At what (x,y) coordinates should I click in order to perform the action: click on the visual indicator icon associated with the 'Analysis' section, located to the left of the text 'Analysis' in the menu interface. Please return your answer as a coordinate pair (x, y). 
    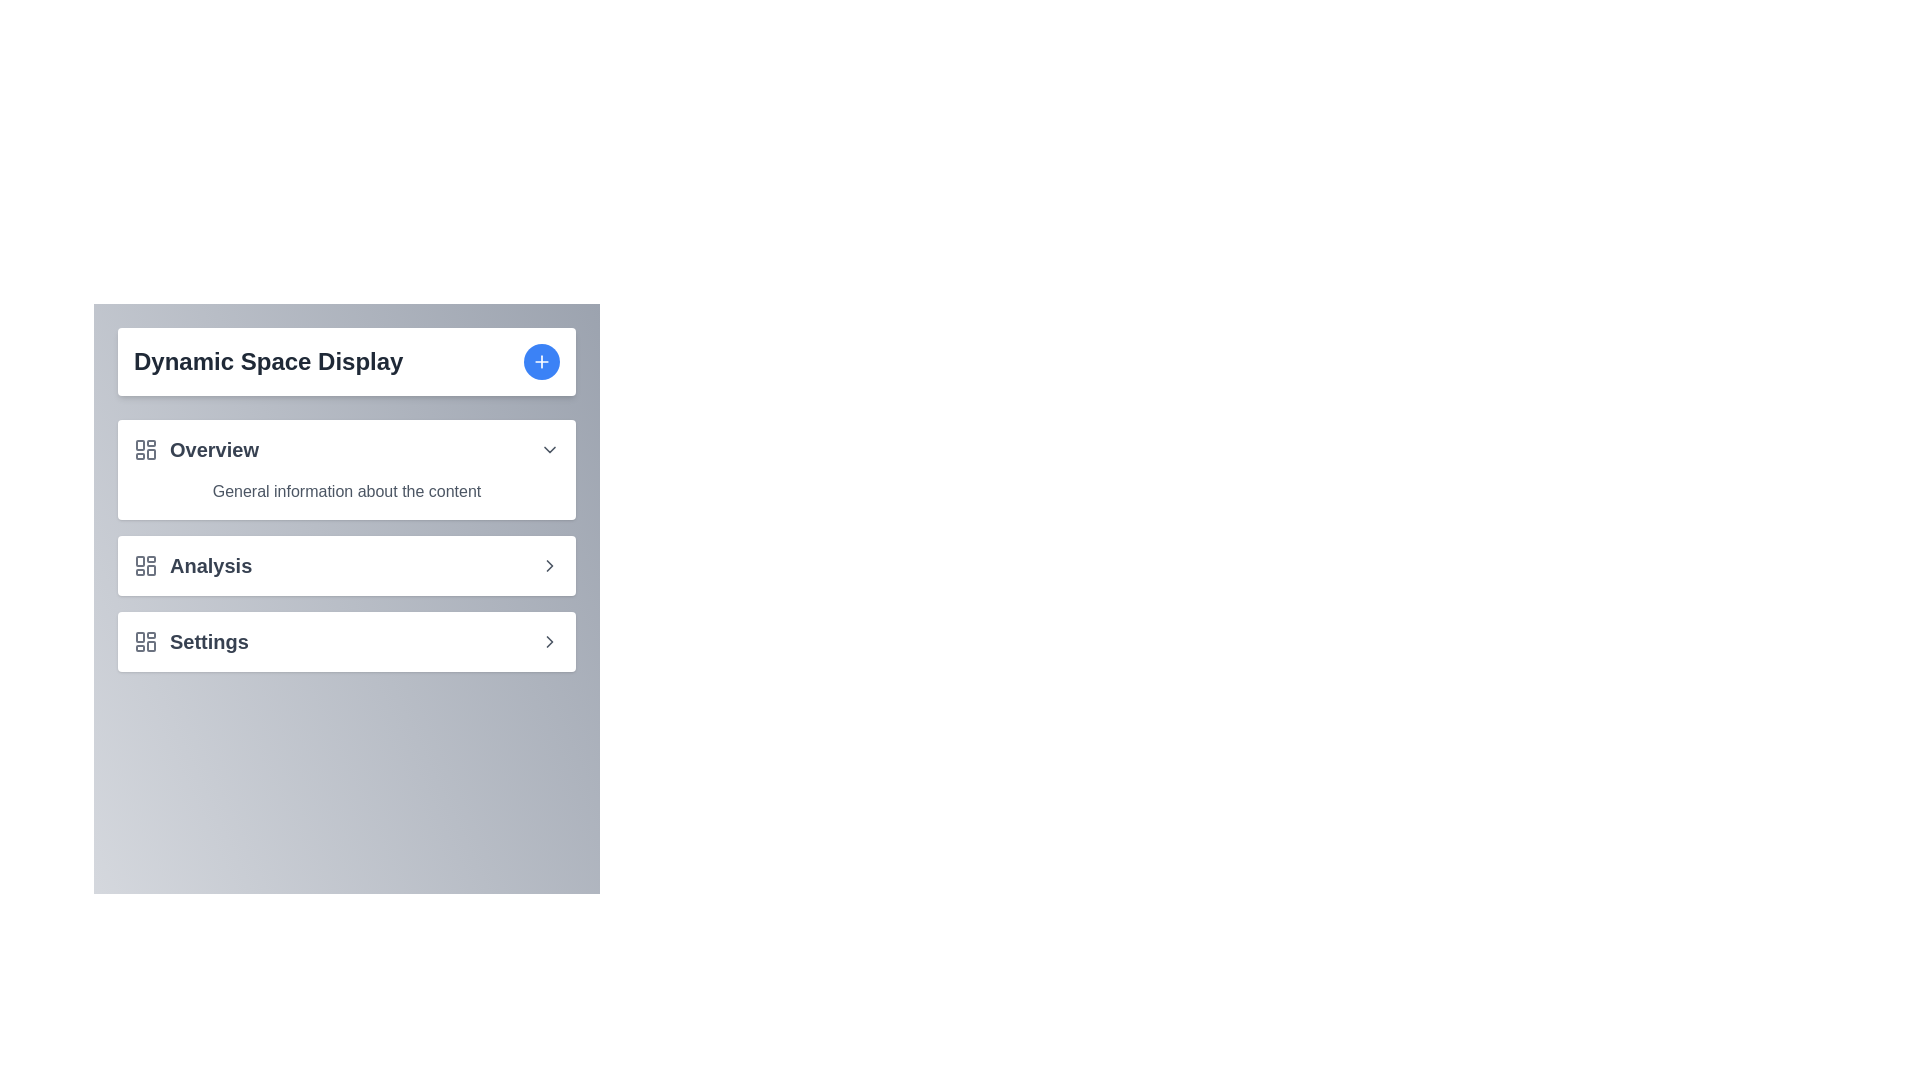
    Looking at the image, I should click on (144, 566).